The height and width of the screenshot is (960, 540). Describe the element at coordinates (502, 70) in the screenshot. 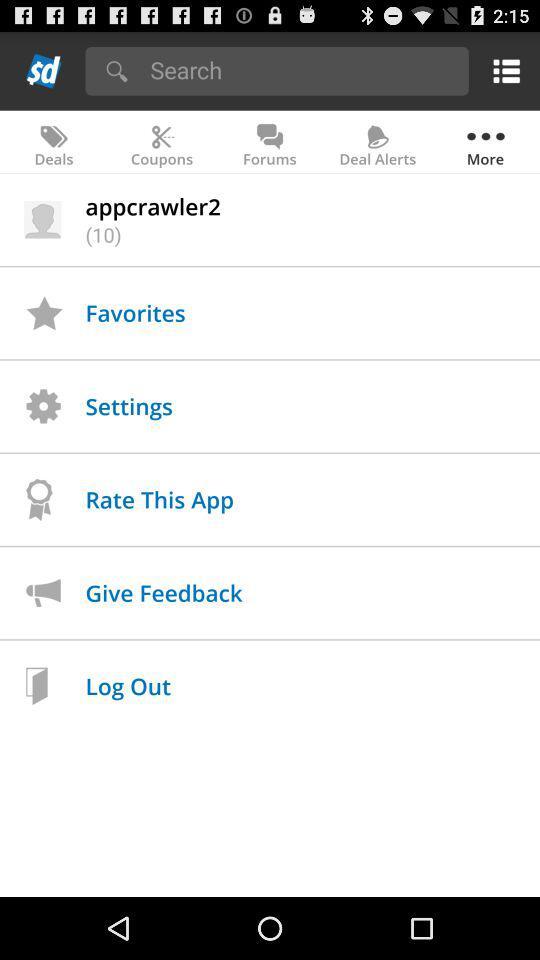

I see `item above more icon` at that location.